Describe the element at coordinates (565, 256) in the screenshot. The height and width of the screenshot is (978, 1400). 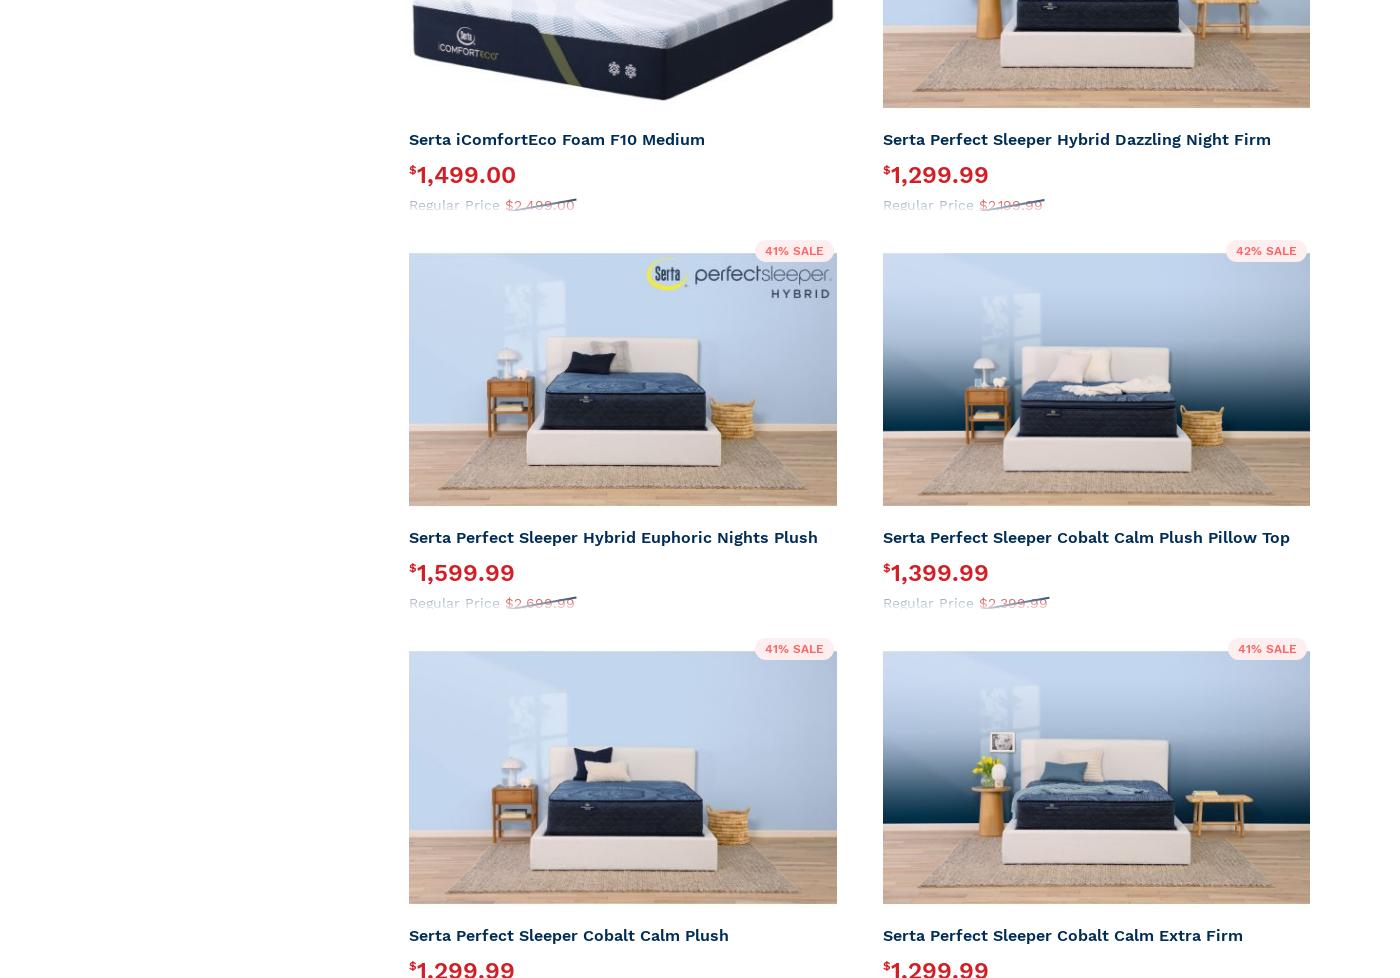
I see `'$84'` at that location.